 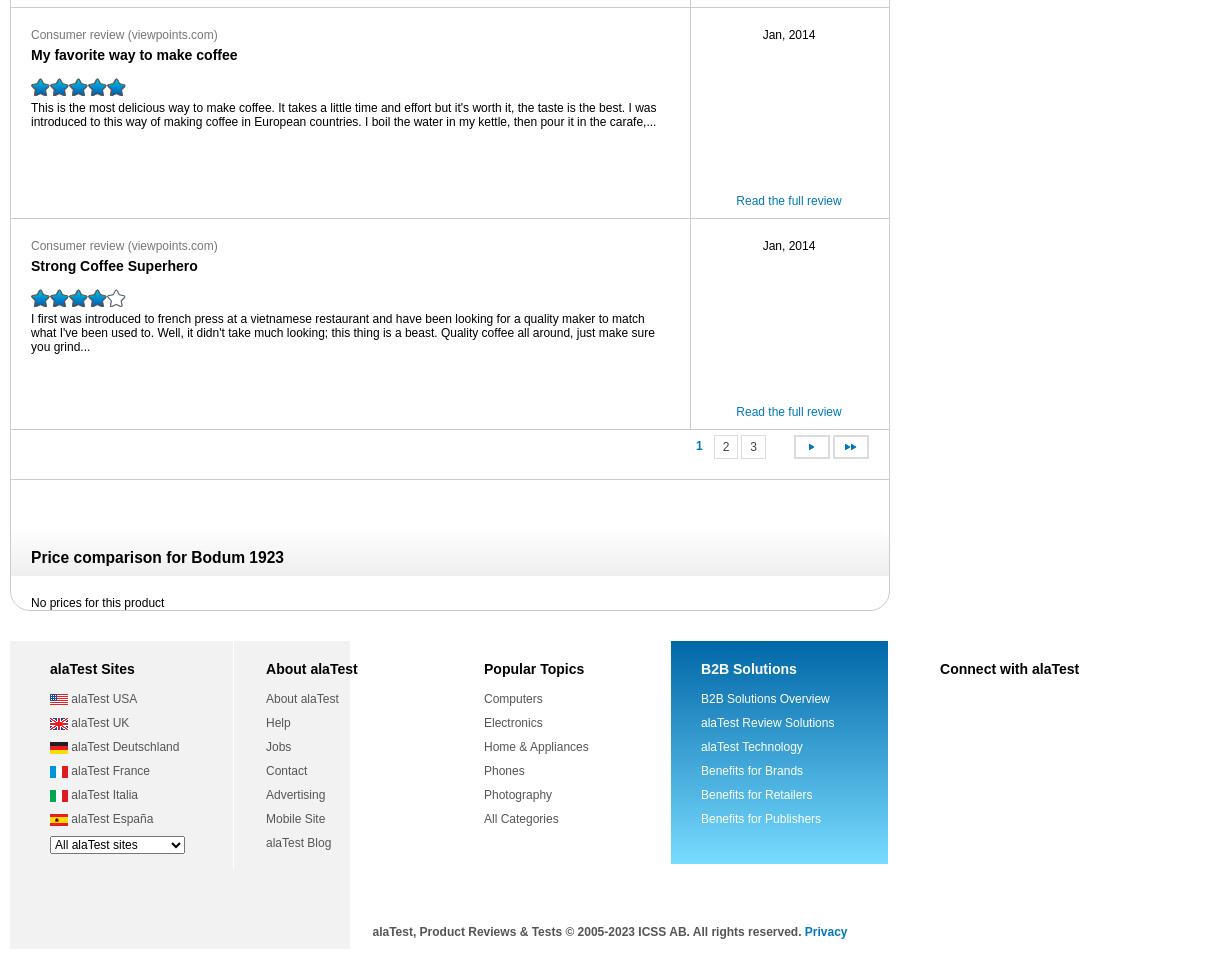 I want to click on 'Home & Appliances', so click(x=536, y=746).